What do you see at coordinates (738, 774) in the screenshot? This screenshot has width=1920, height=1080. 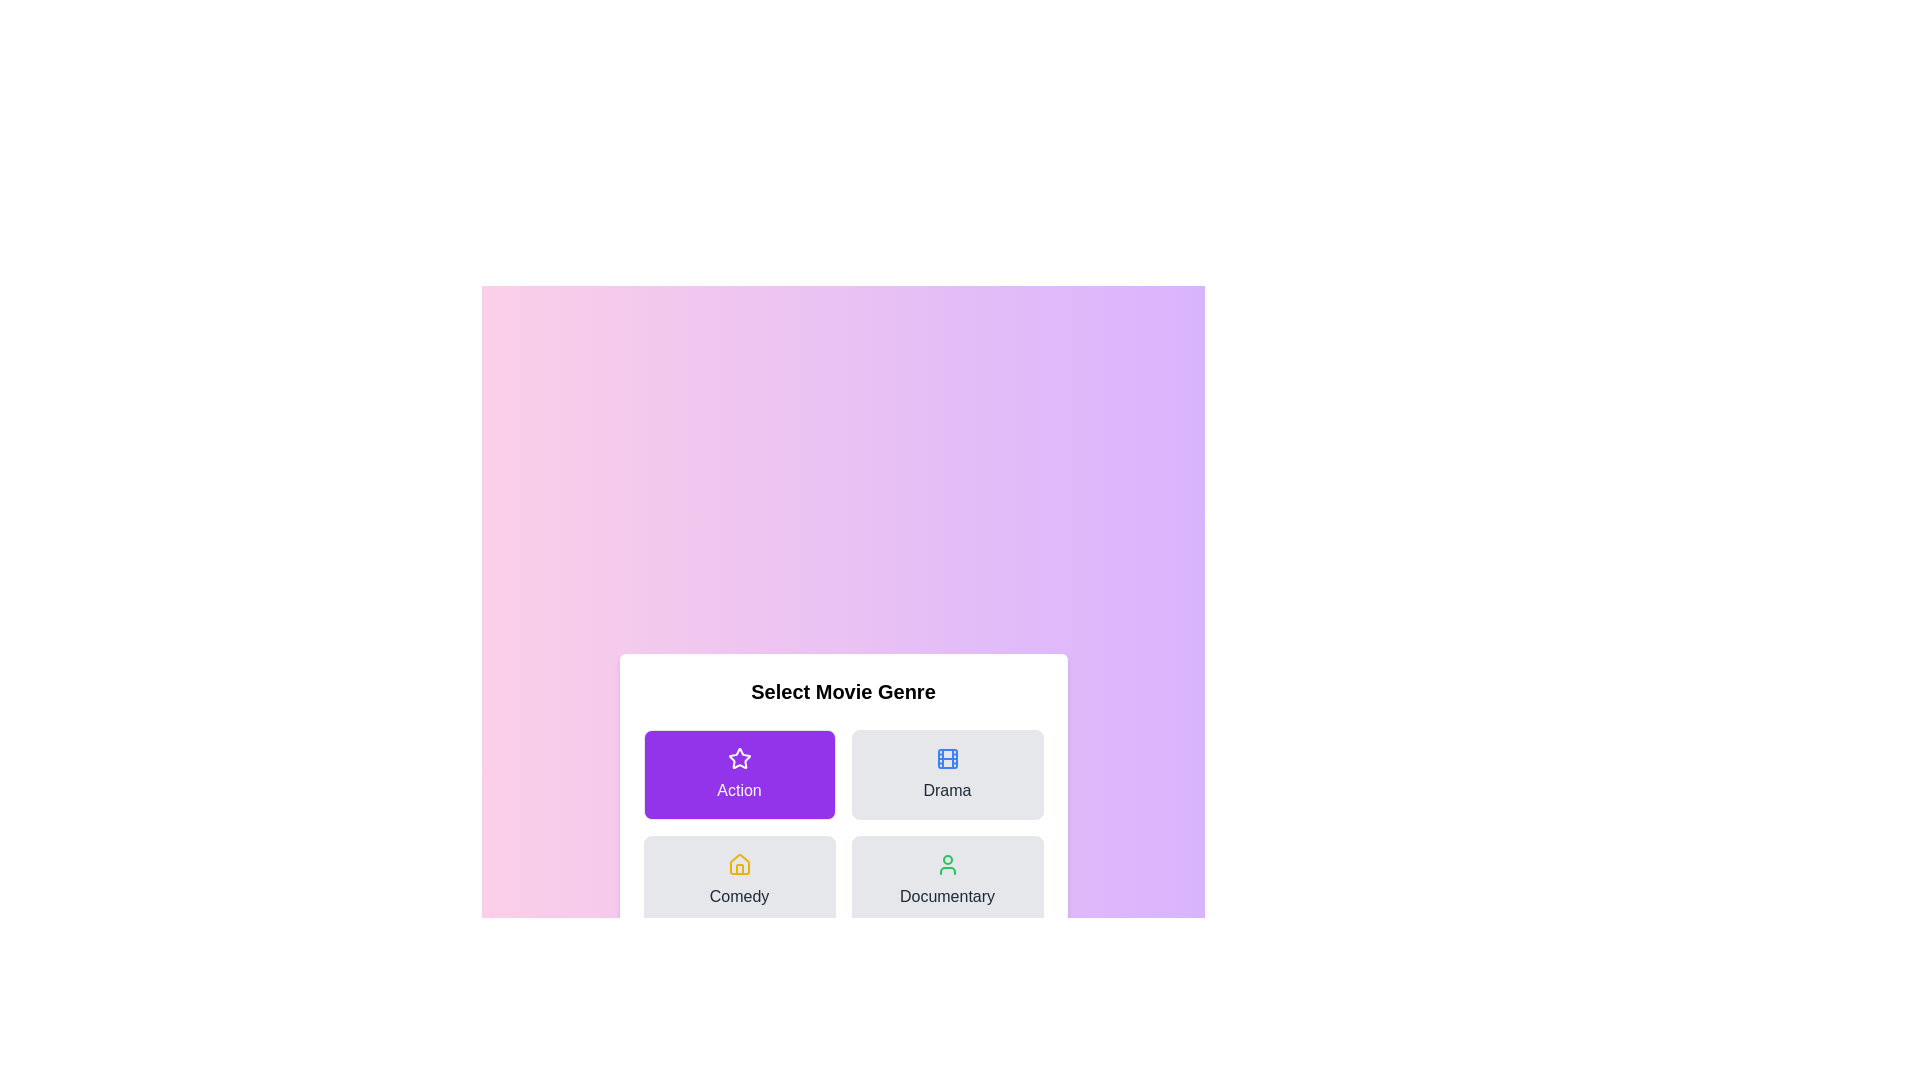 I see `the genre button for Action` at bounding box center [738, 774].